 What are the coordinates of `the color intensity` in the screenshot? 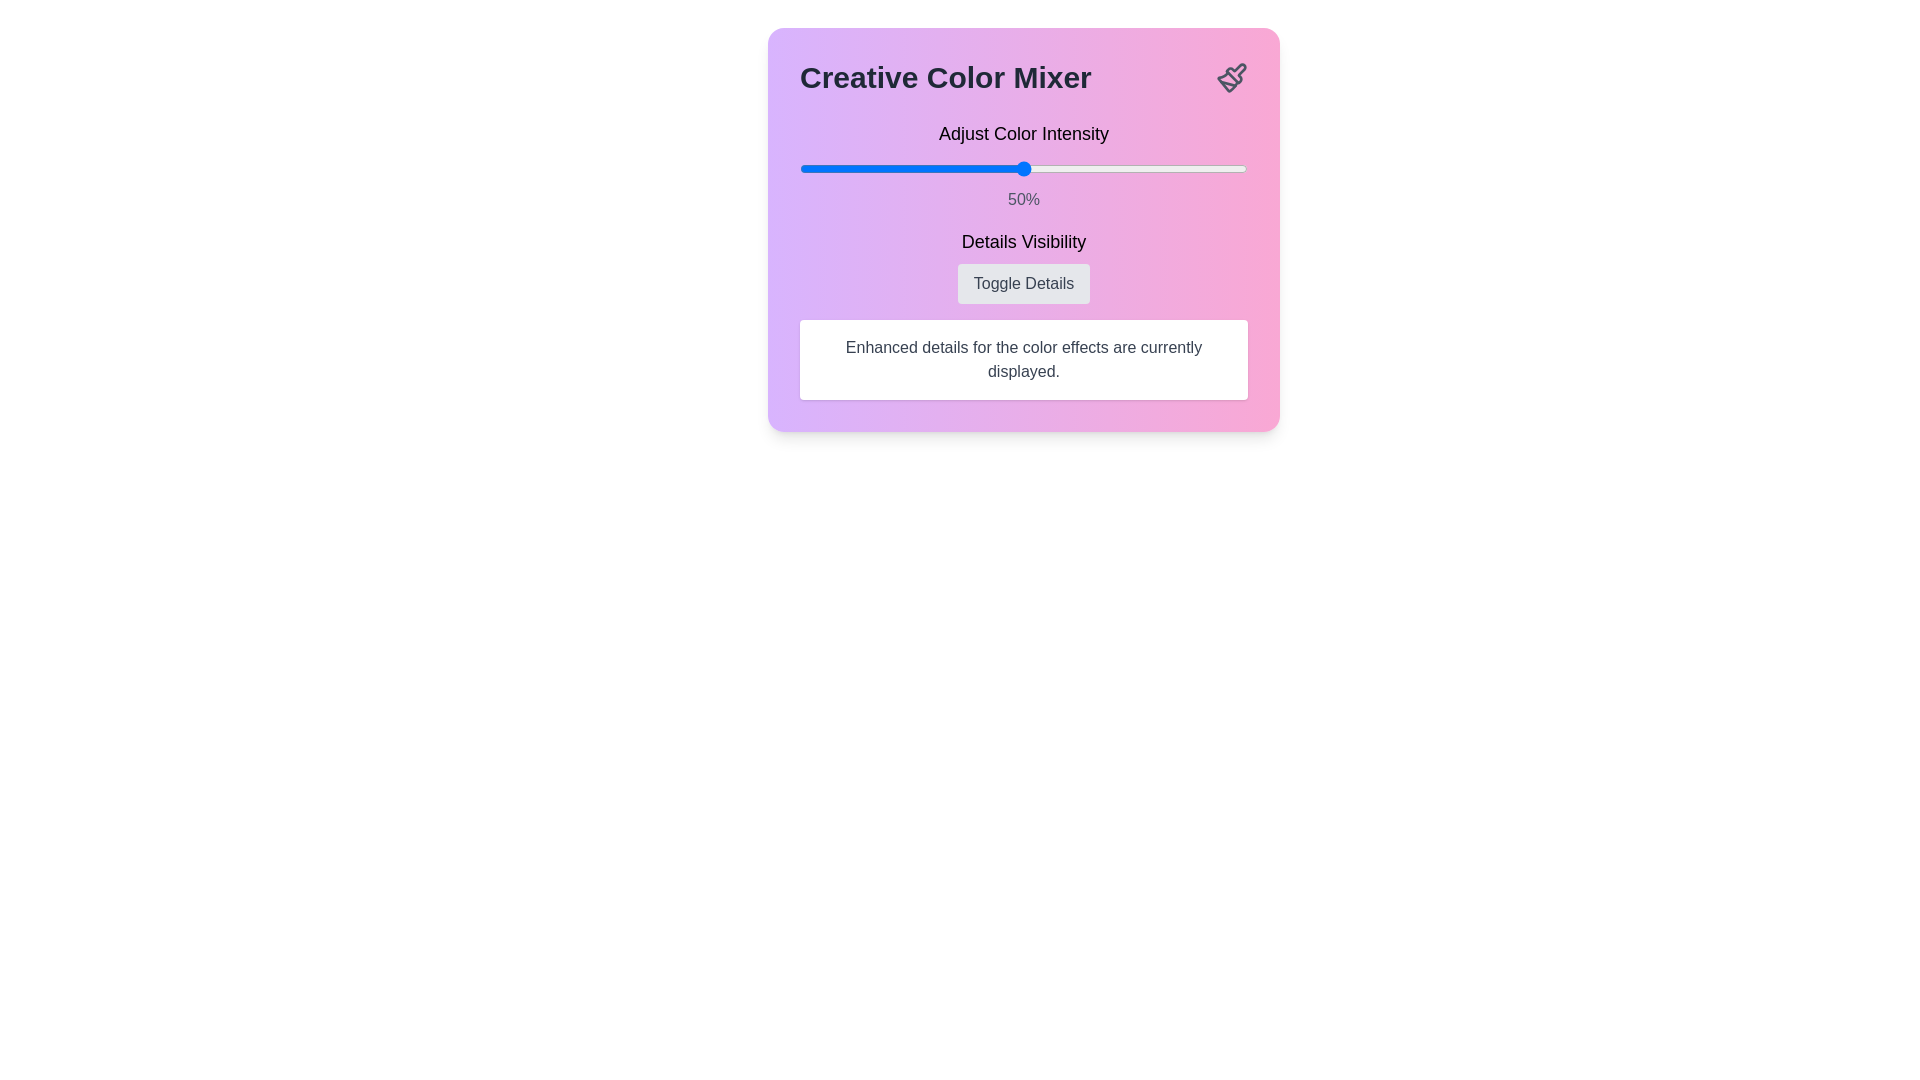 It's located at (844, 168).